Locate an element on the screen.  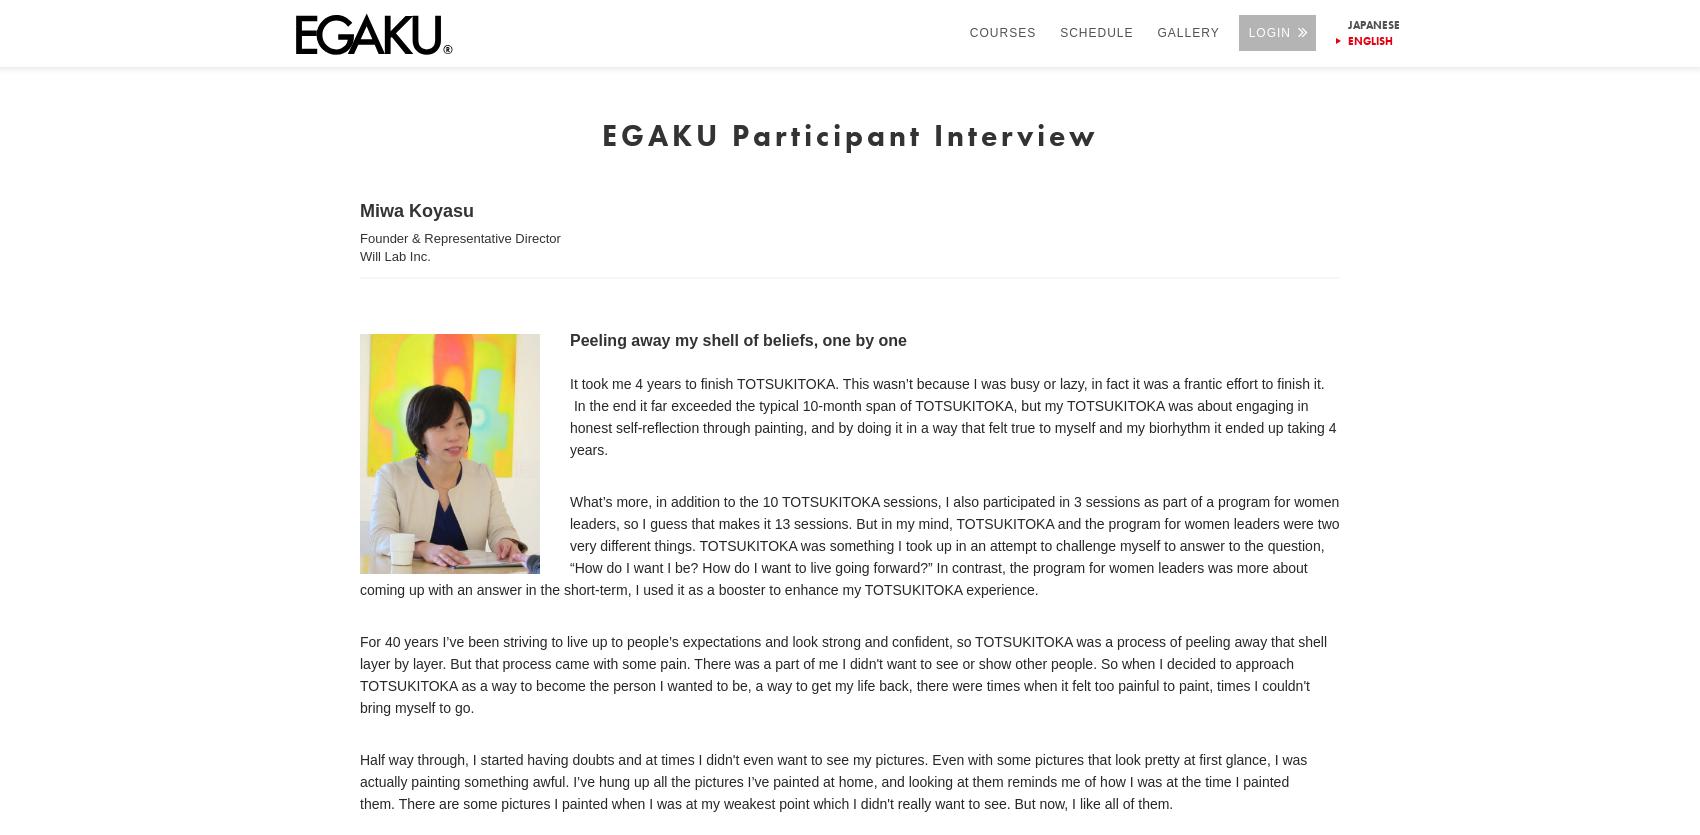
'JAPANESE' is located at coordinates (1347, 24).